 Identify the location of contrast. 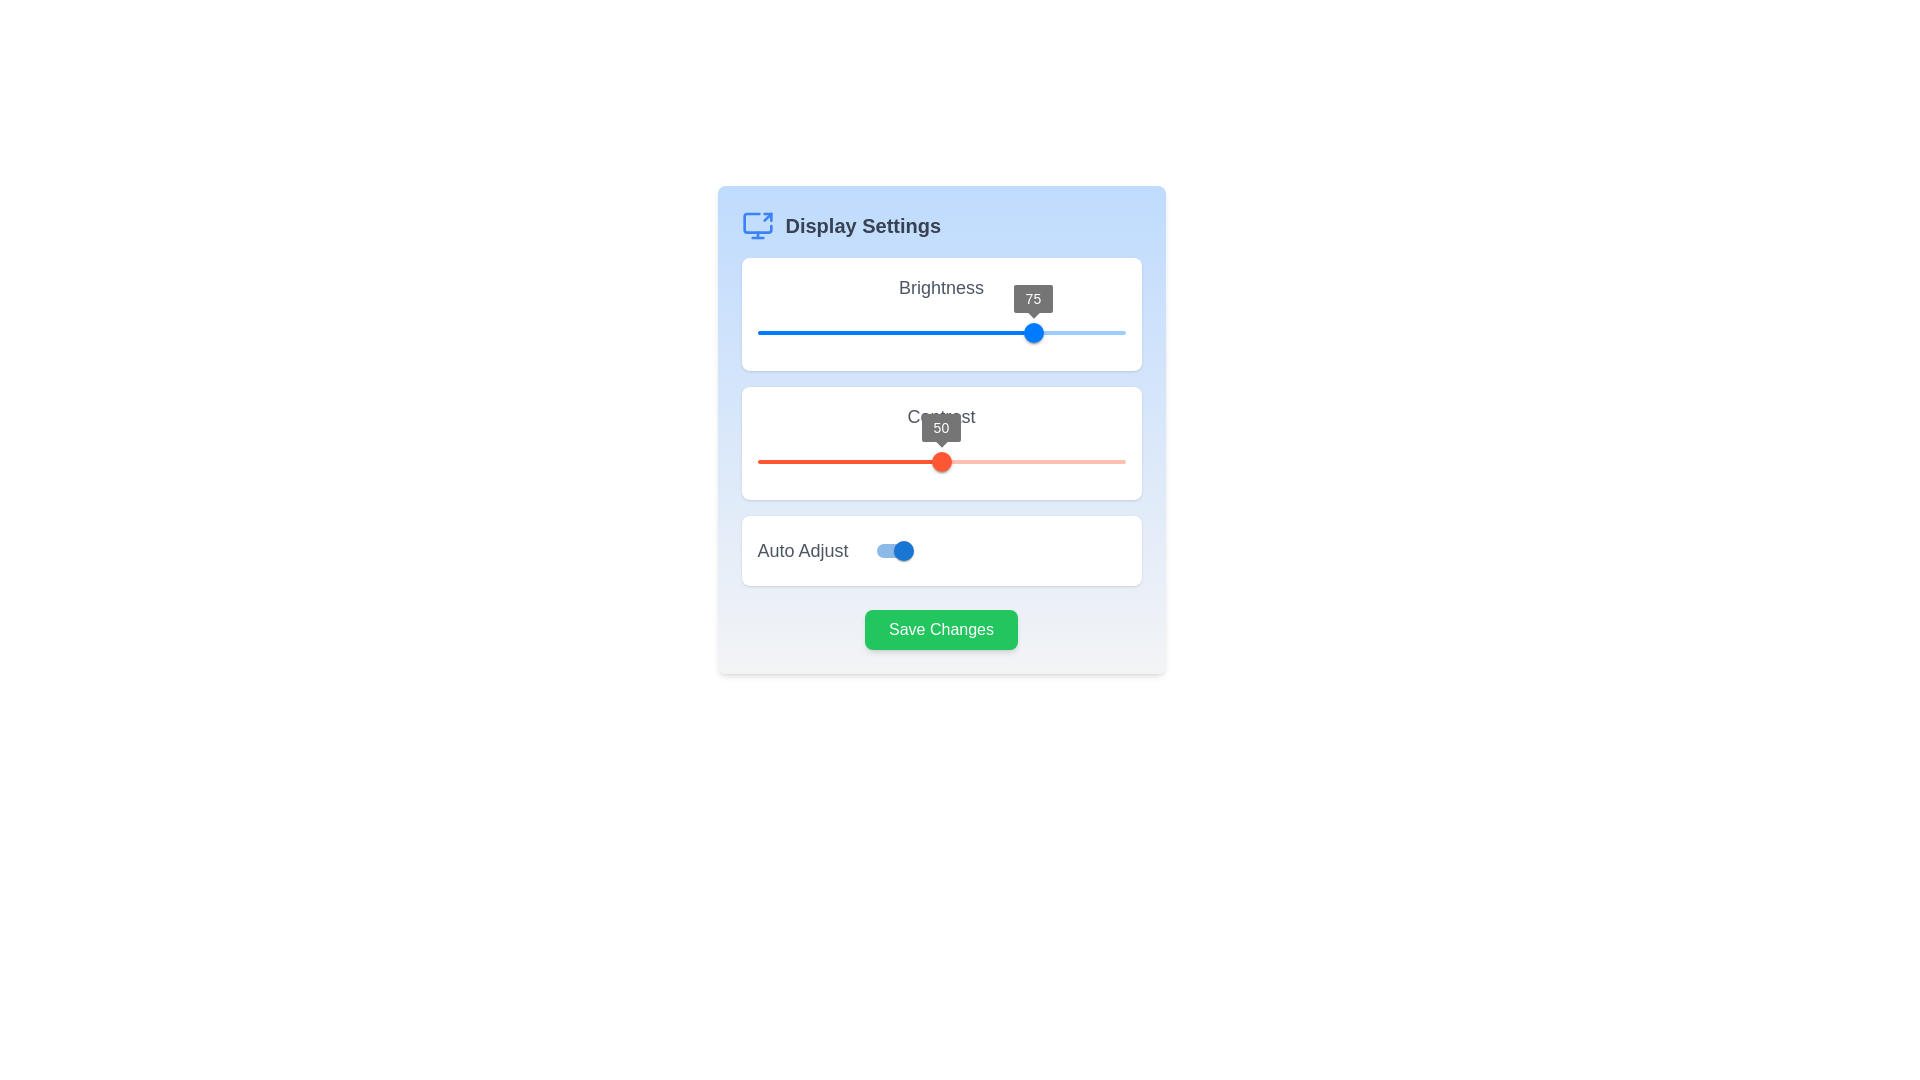
(871, 462).